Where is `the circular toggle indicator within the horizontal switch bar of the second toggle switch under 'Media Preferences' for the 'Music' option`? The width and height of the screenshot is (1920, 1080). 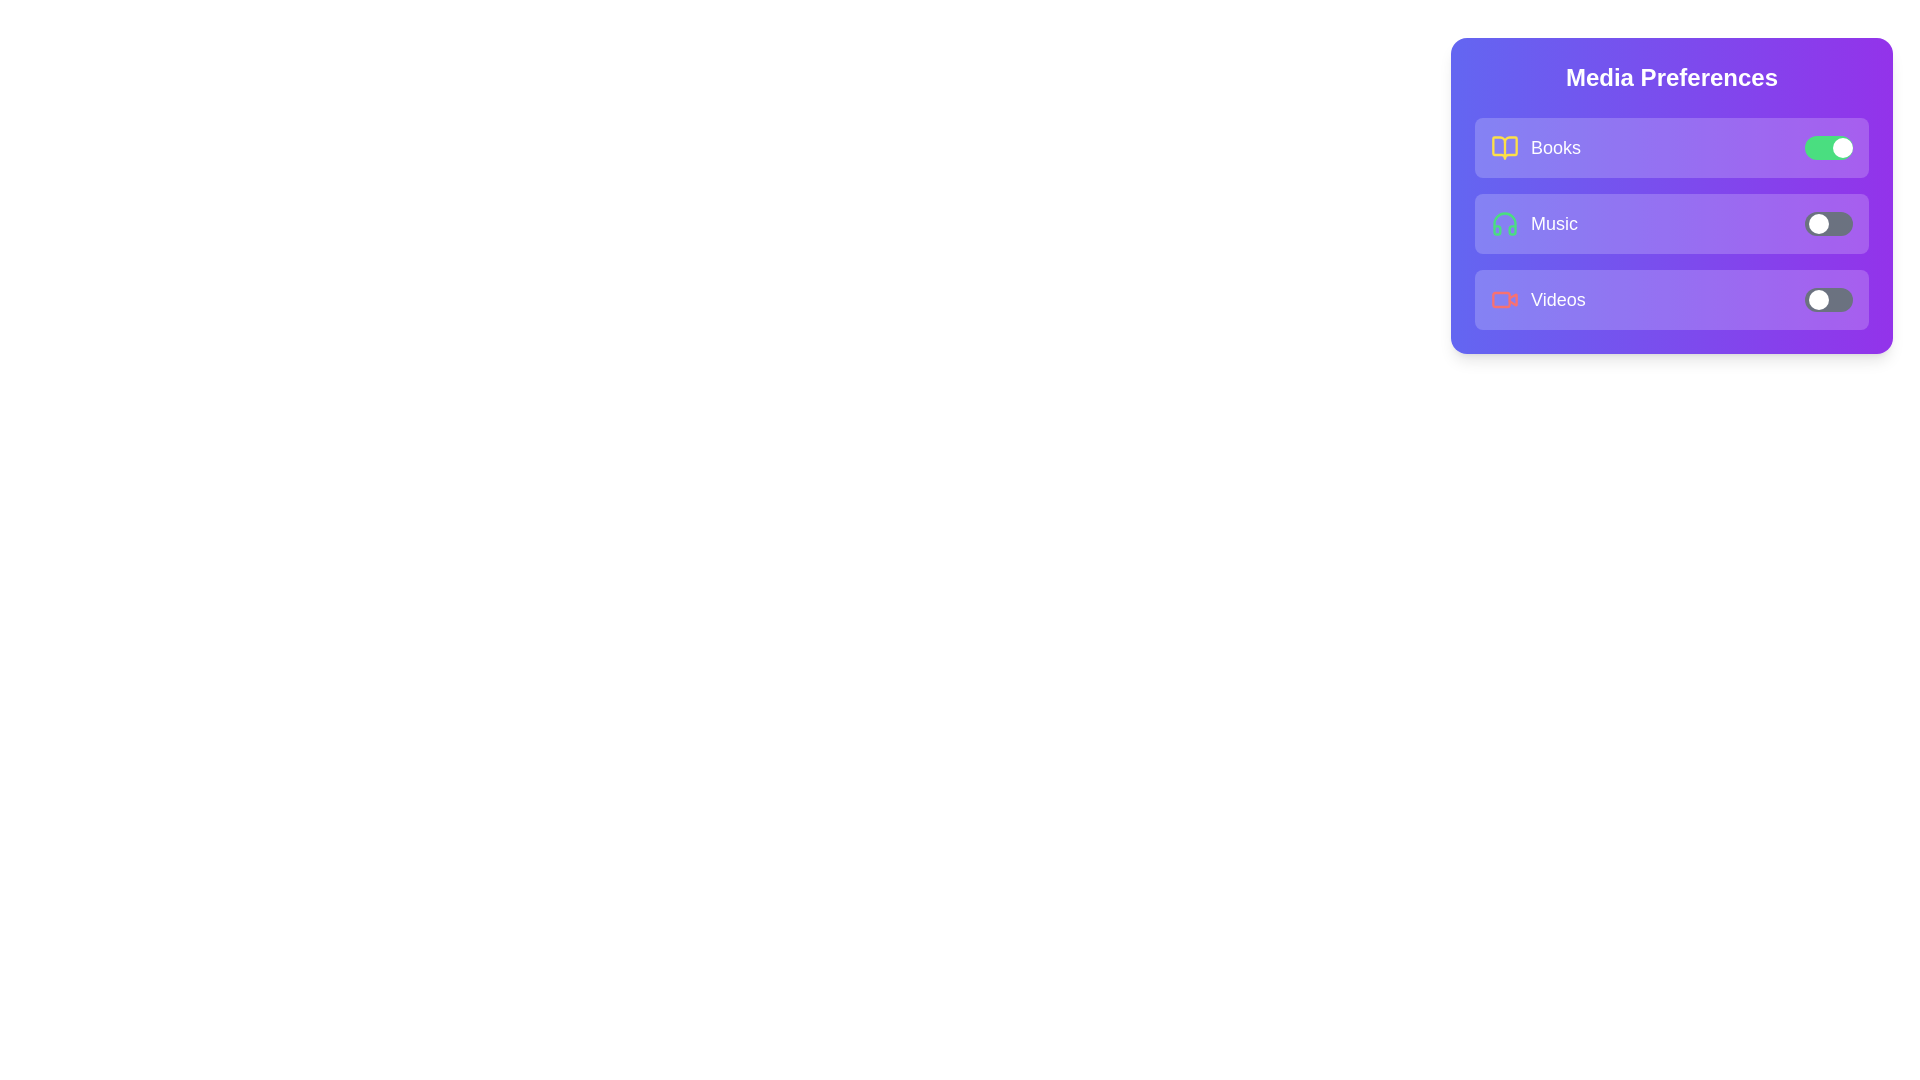
the circular toggle indicator within the horizontal switch bar of the second toggle switch under 'Media Preferences' for the 'Music' option is located at coordinates (1819, 223).